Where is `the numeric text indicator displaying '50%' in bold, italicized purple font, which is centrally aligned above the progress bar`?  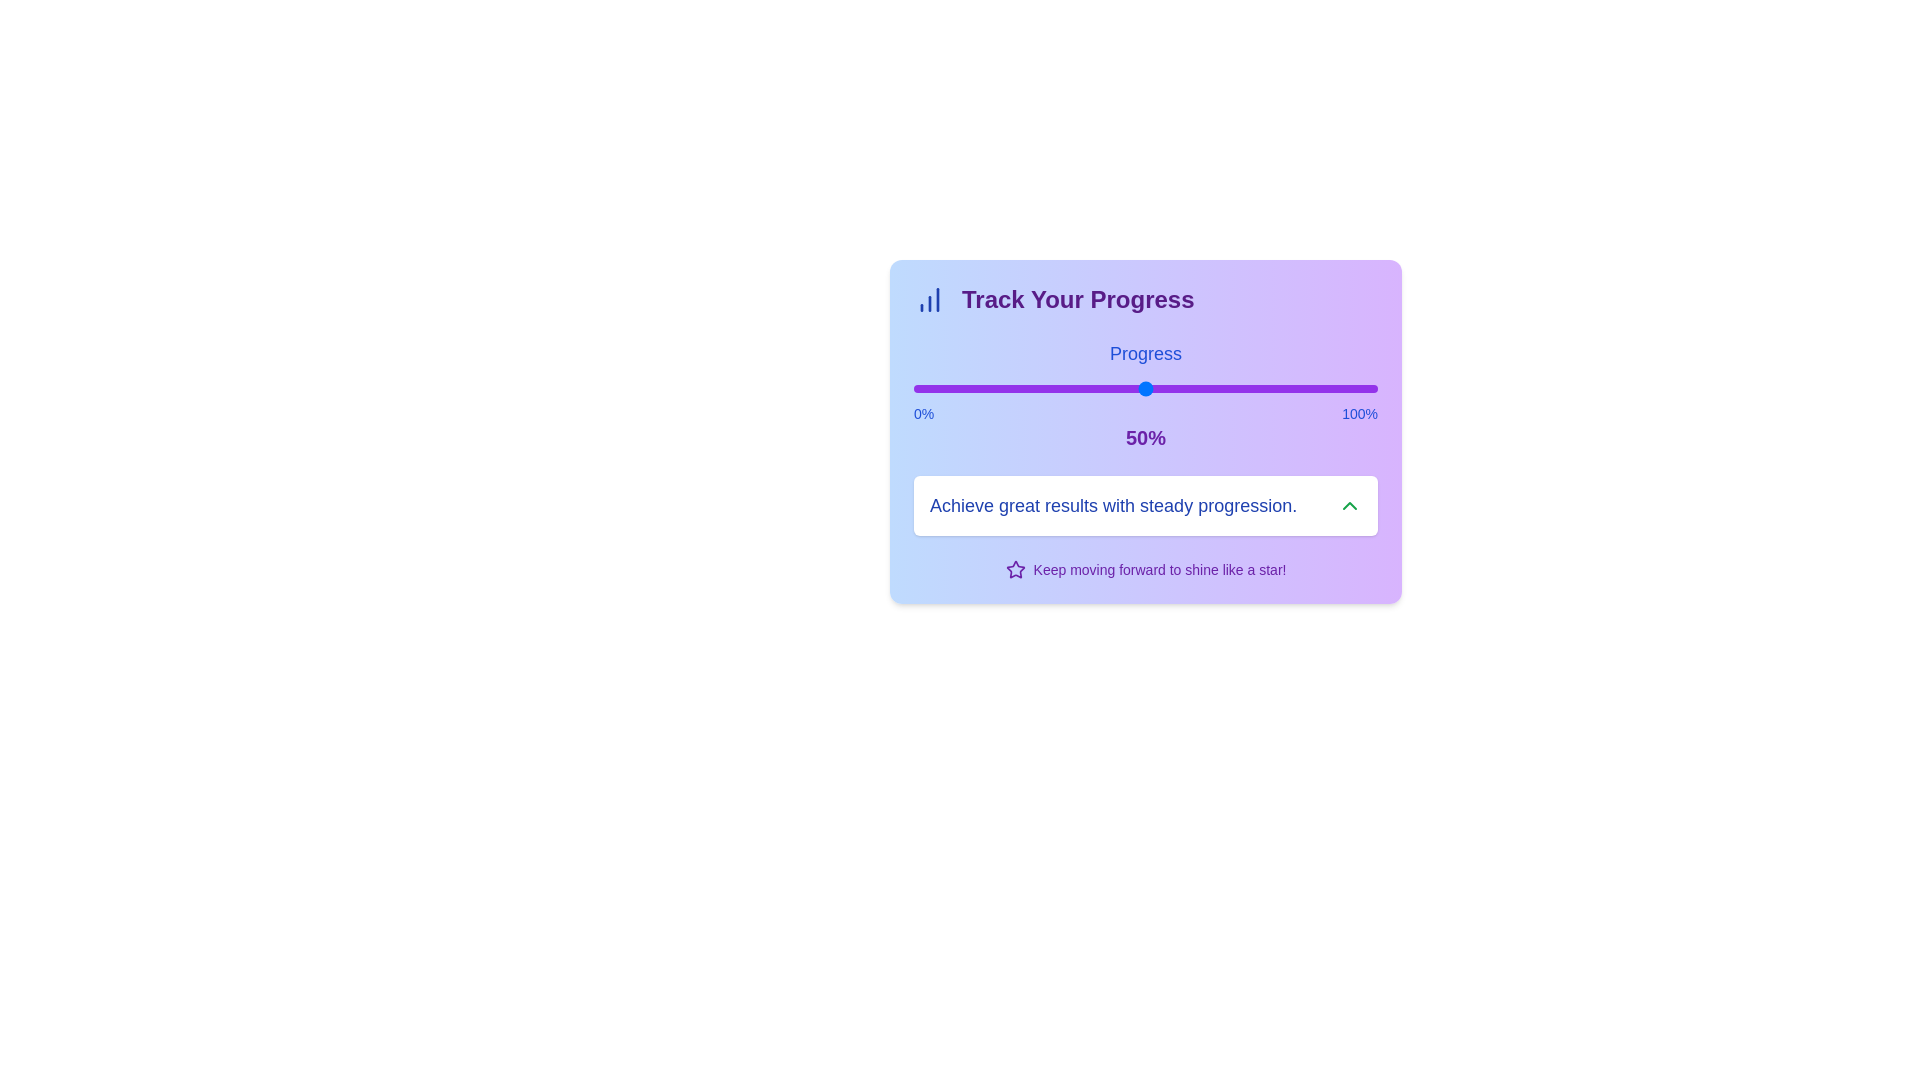
the numeric text indicator displaying '50%' in bold, italicized purple font, which is centrally aligned above the progress bar is located at coordinates (1146, 437).